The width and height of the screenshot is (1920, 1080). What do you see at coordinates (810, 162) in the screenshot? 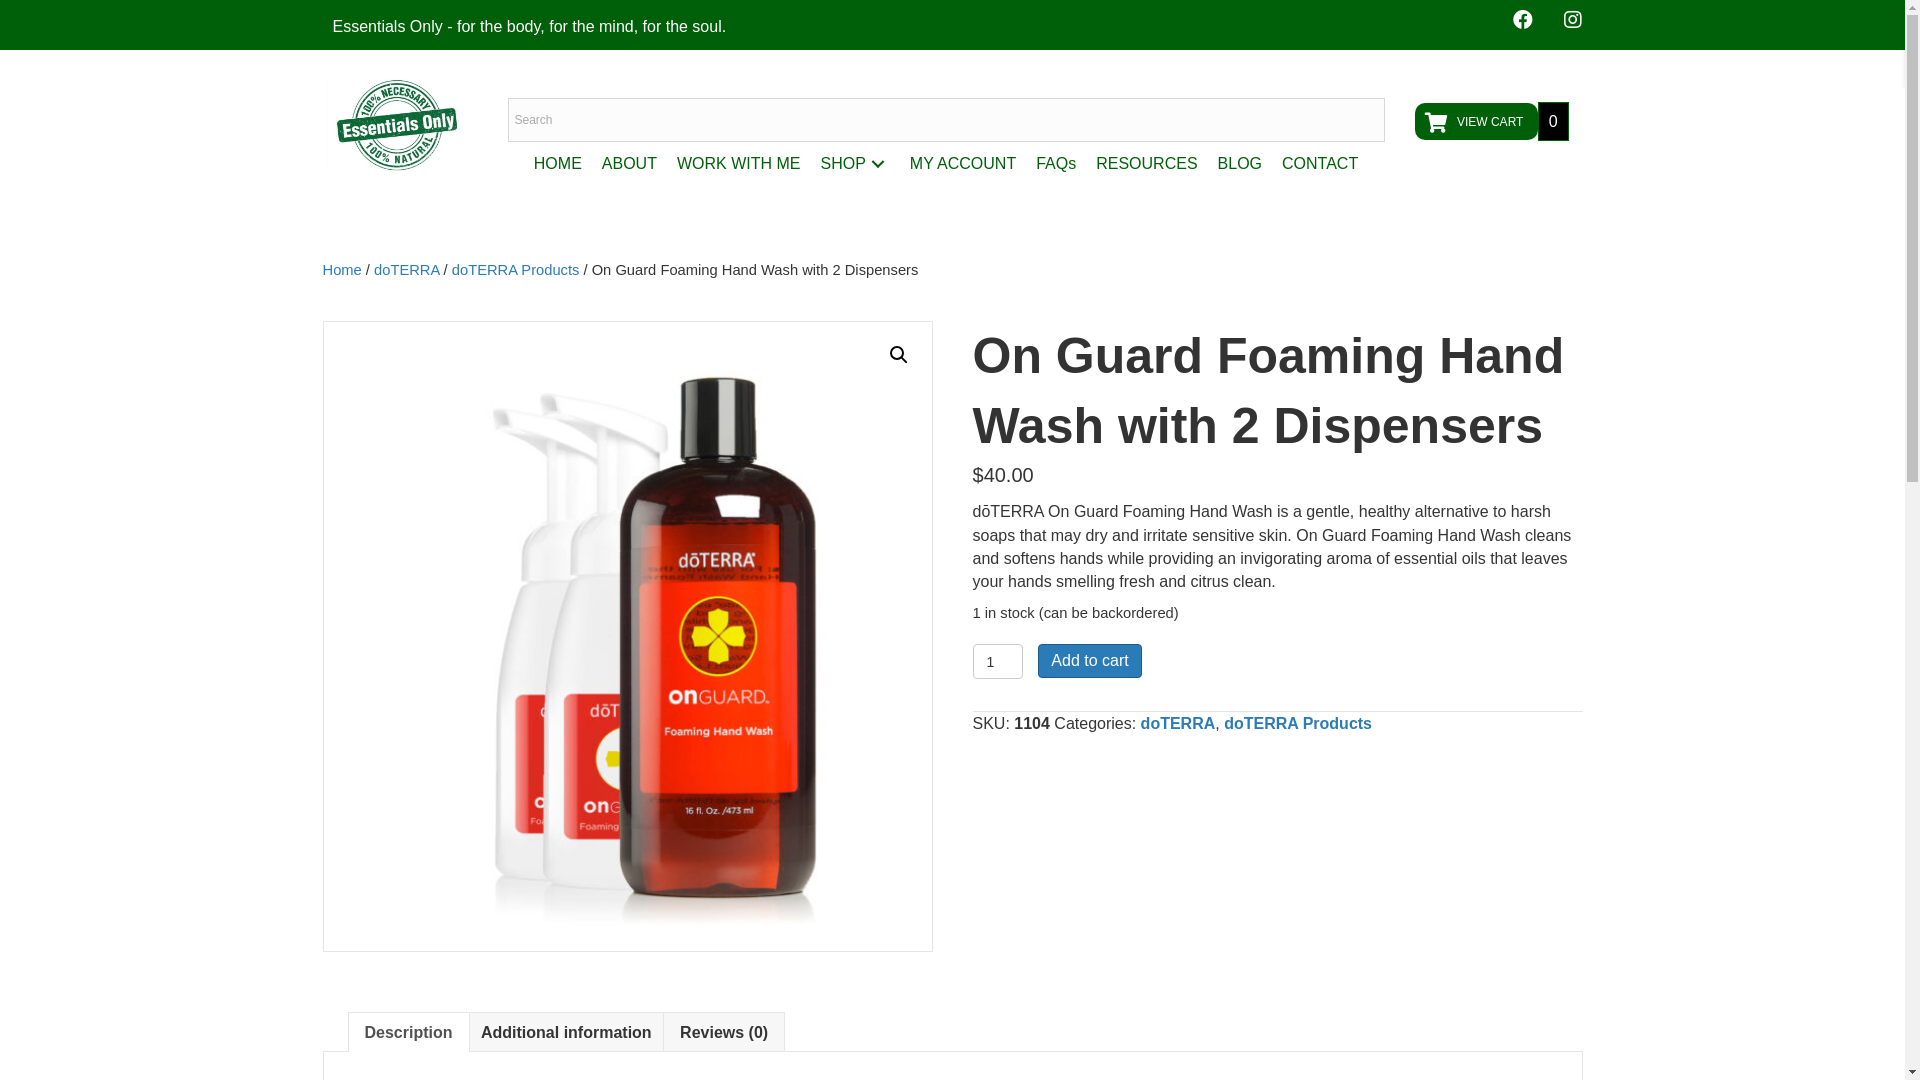
I see `'SHOP'` at bounding box center [810, 162].